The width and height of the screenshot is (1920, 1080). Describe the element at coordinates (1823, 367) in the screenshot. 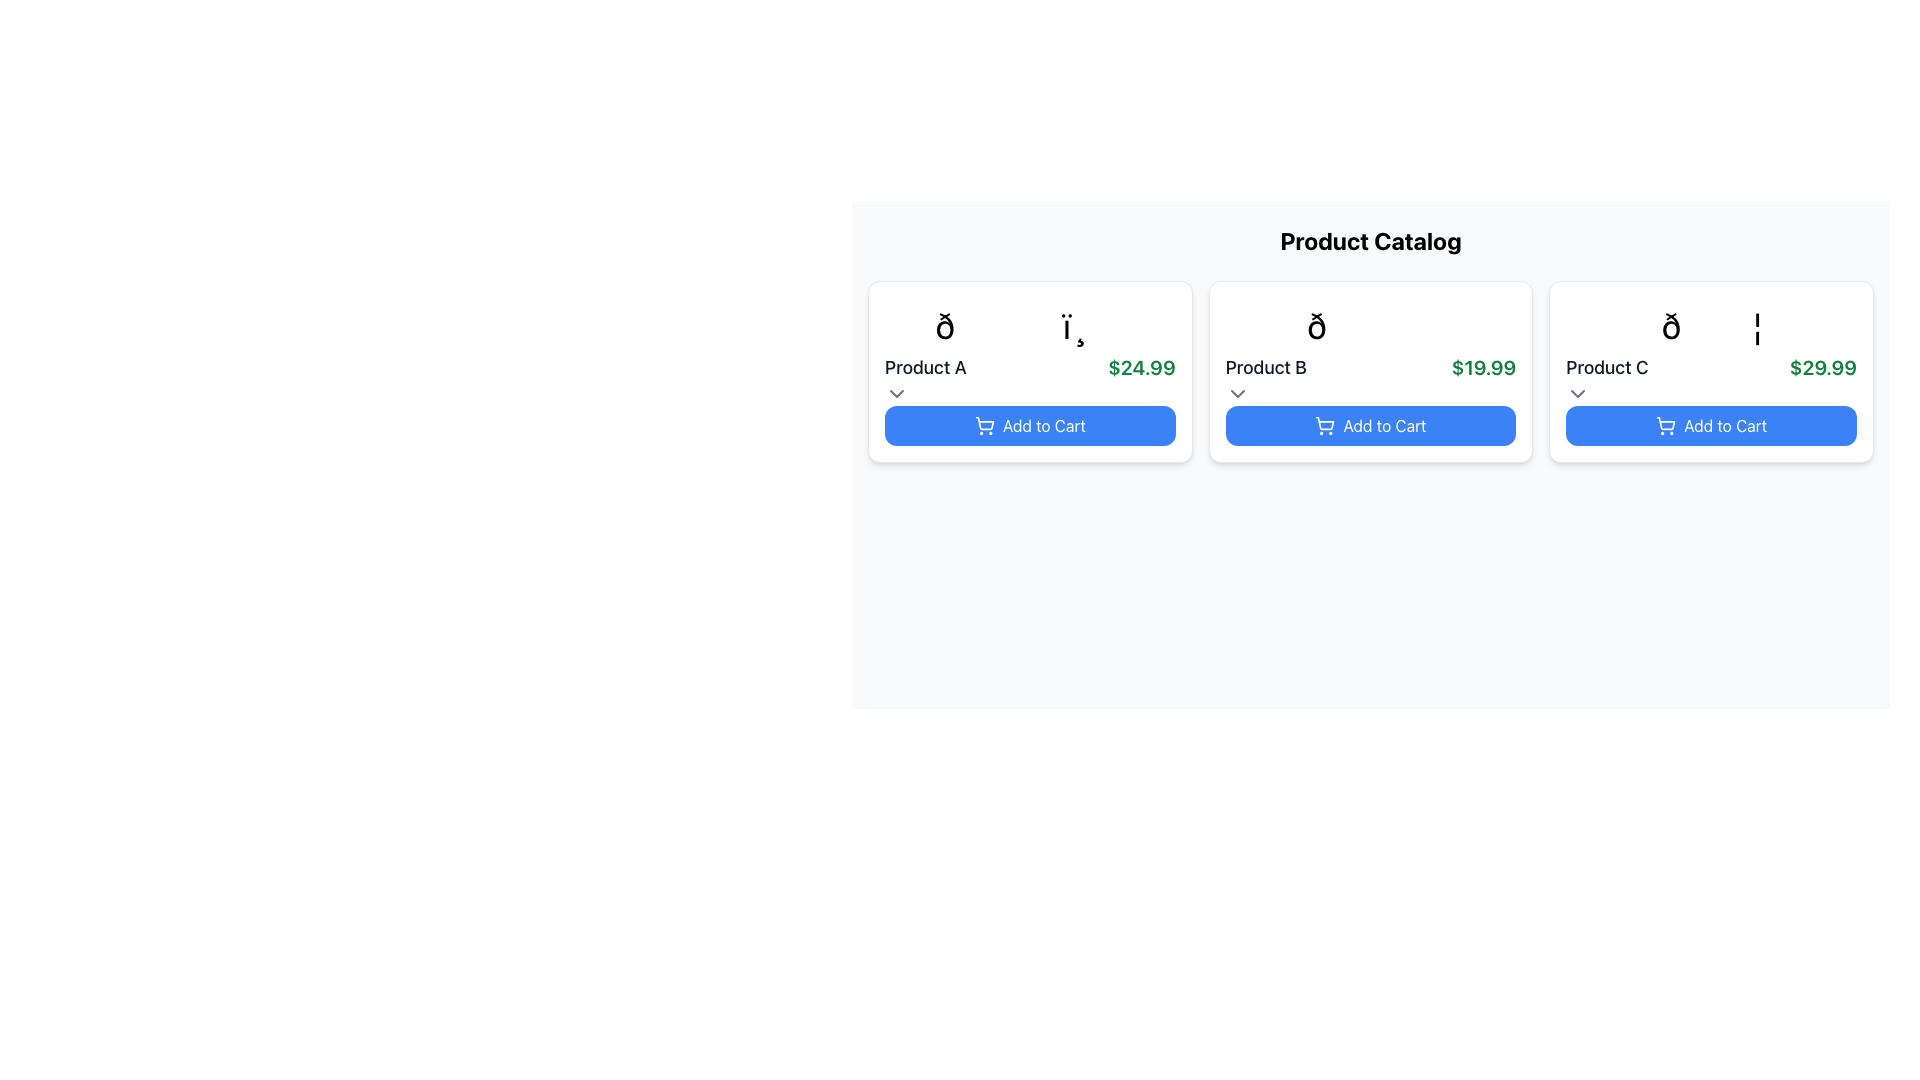

I see `the text label displaying the price '$29.99' in bold green font, located to the right of 'Product C' in the product catalog` at that location.